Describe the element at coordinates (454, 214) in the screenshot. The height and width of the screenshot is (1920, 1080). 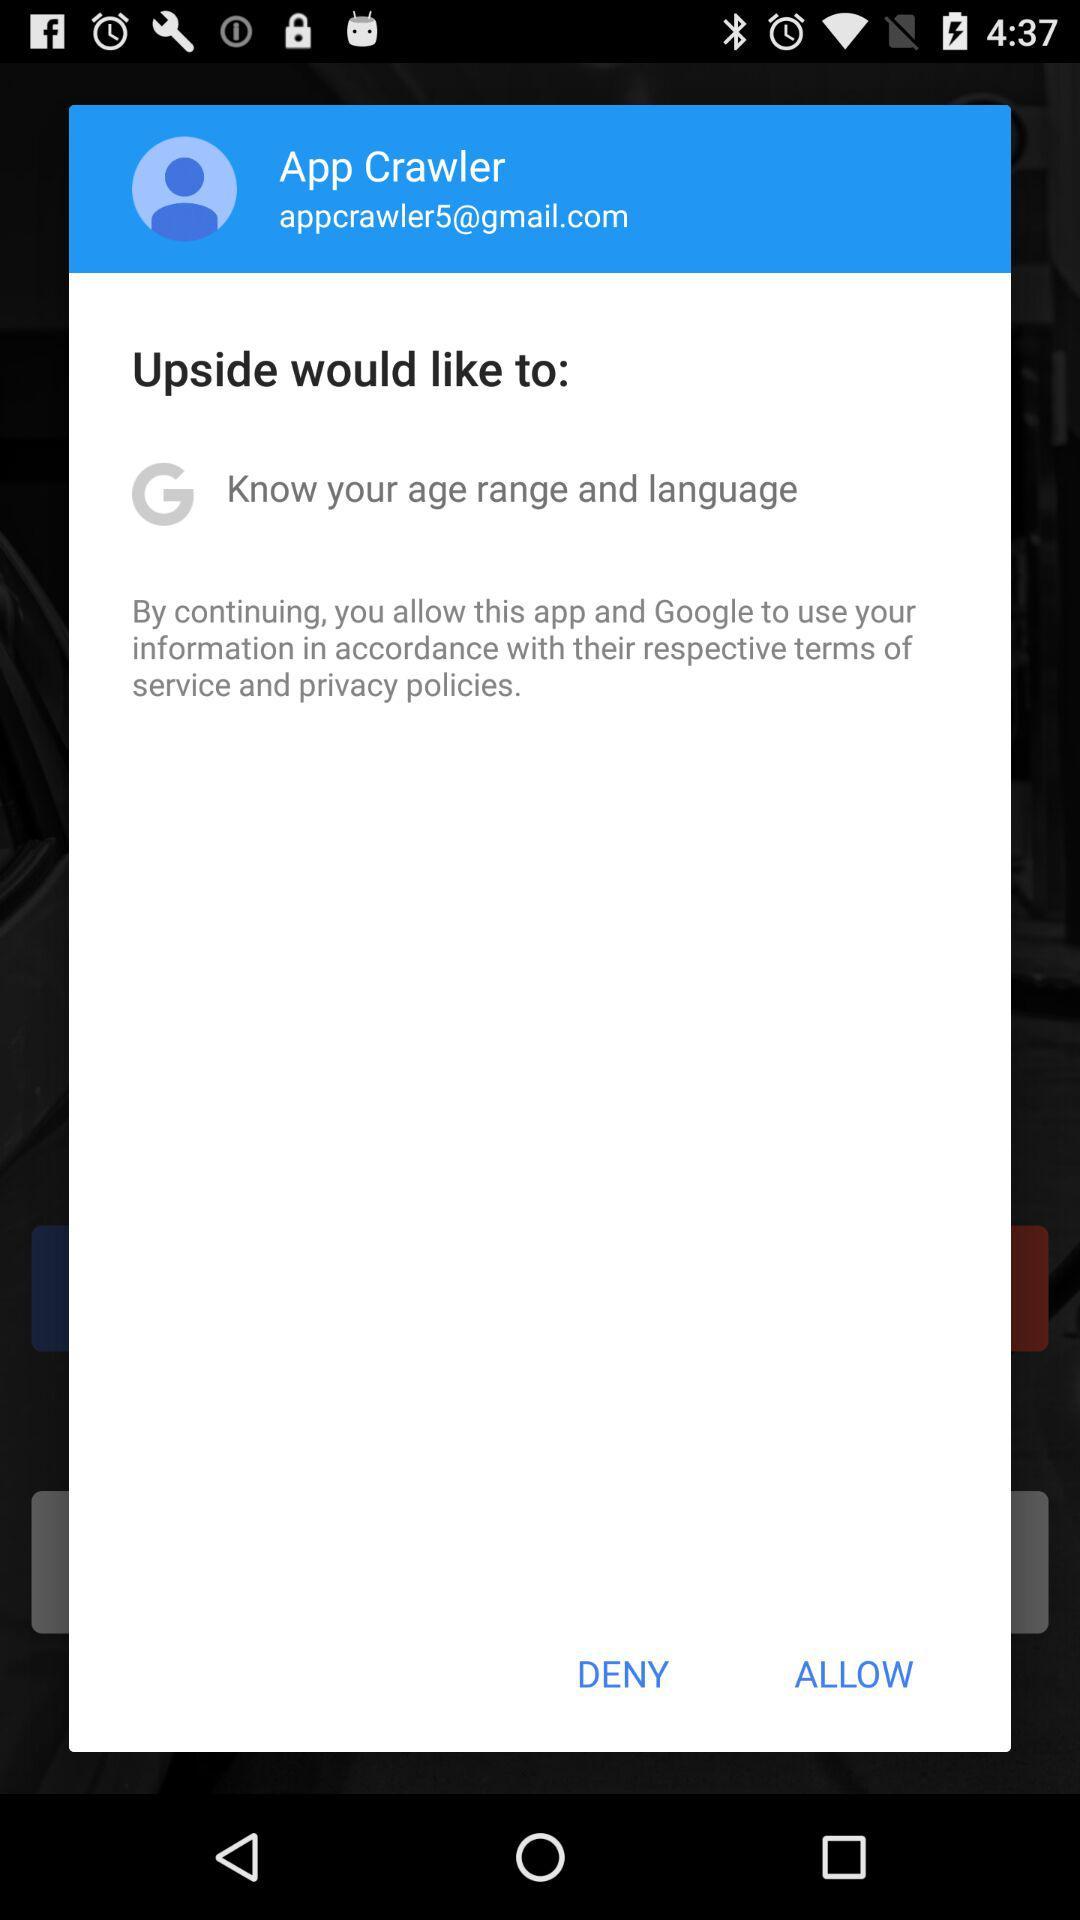
I see `appcrawler5@gmail.com app` at that location.